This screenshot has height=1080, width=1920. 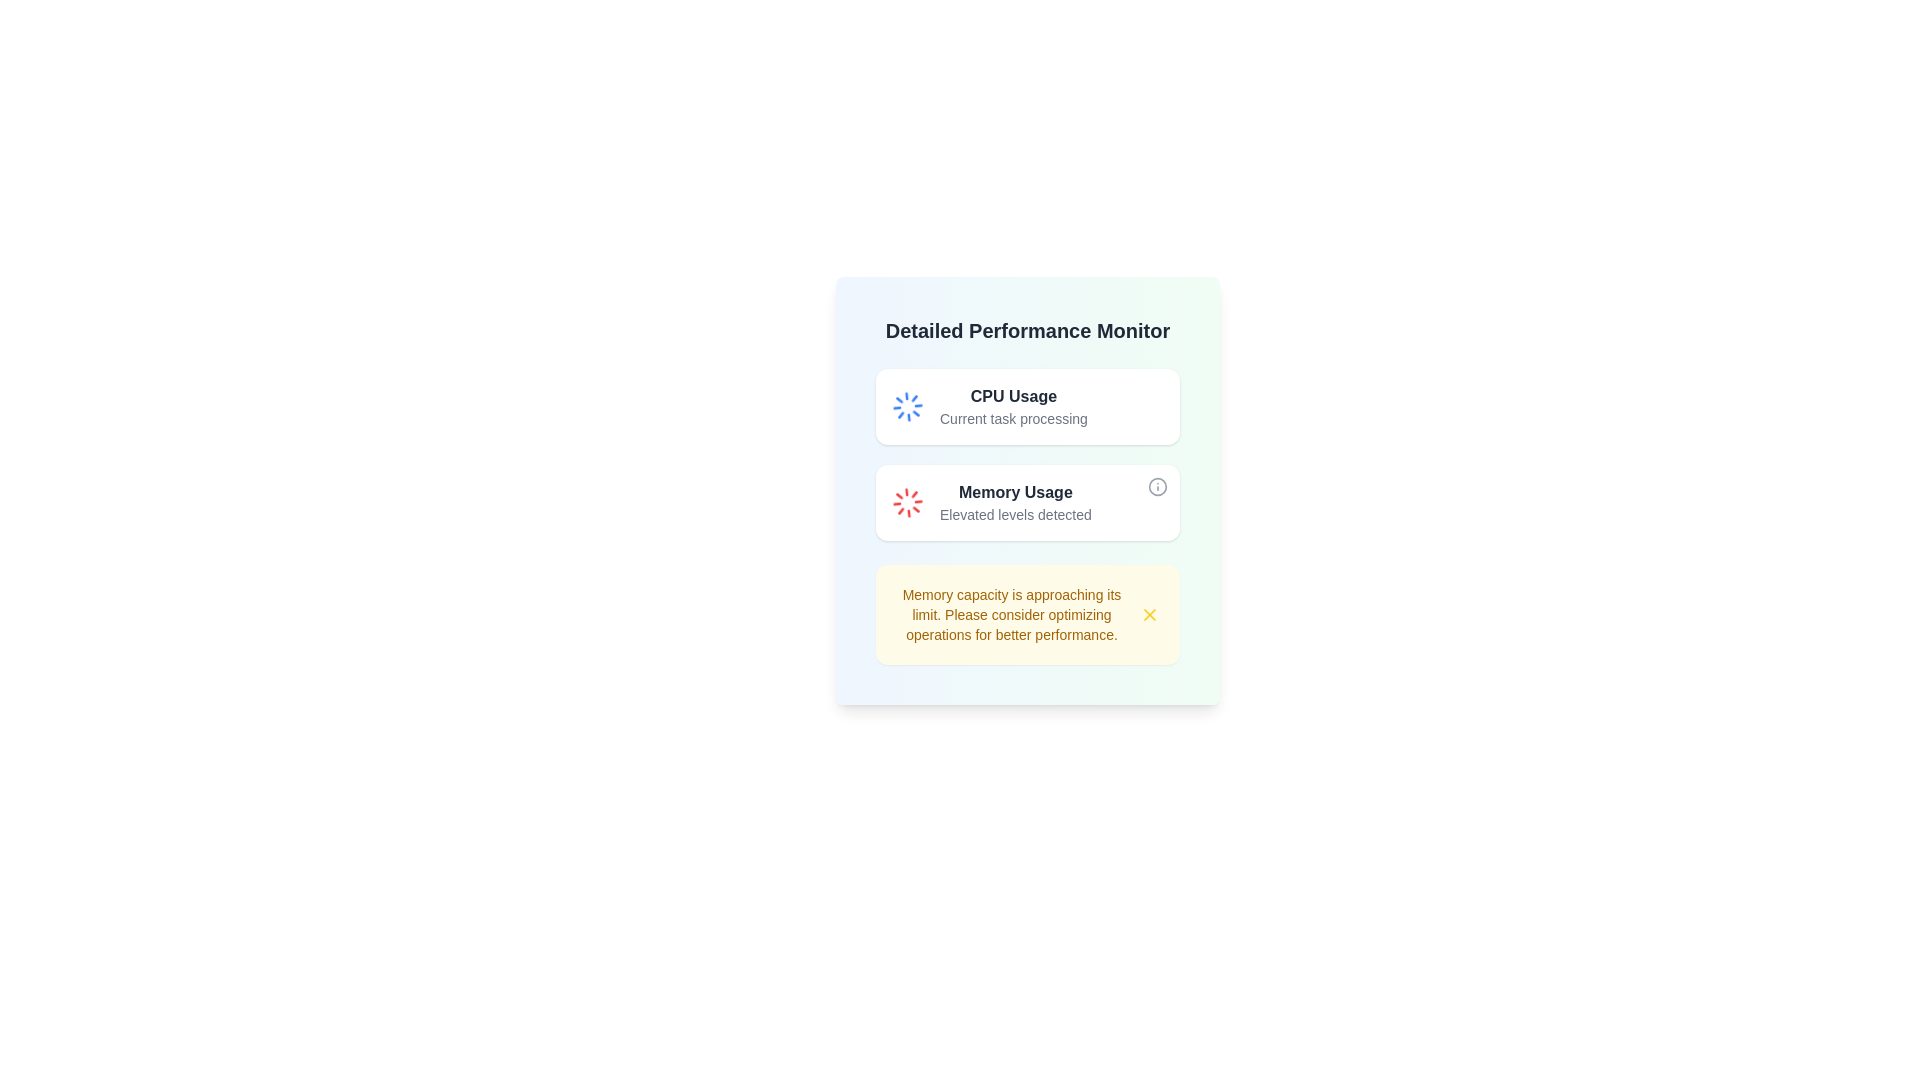 I want to click on the label that displays the text 'Elevated levels detected.' located beneath the 'Memory Usage' label in the Memory Usage section of the dashboard, so click(x=1015, y=514).